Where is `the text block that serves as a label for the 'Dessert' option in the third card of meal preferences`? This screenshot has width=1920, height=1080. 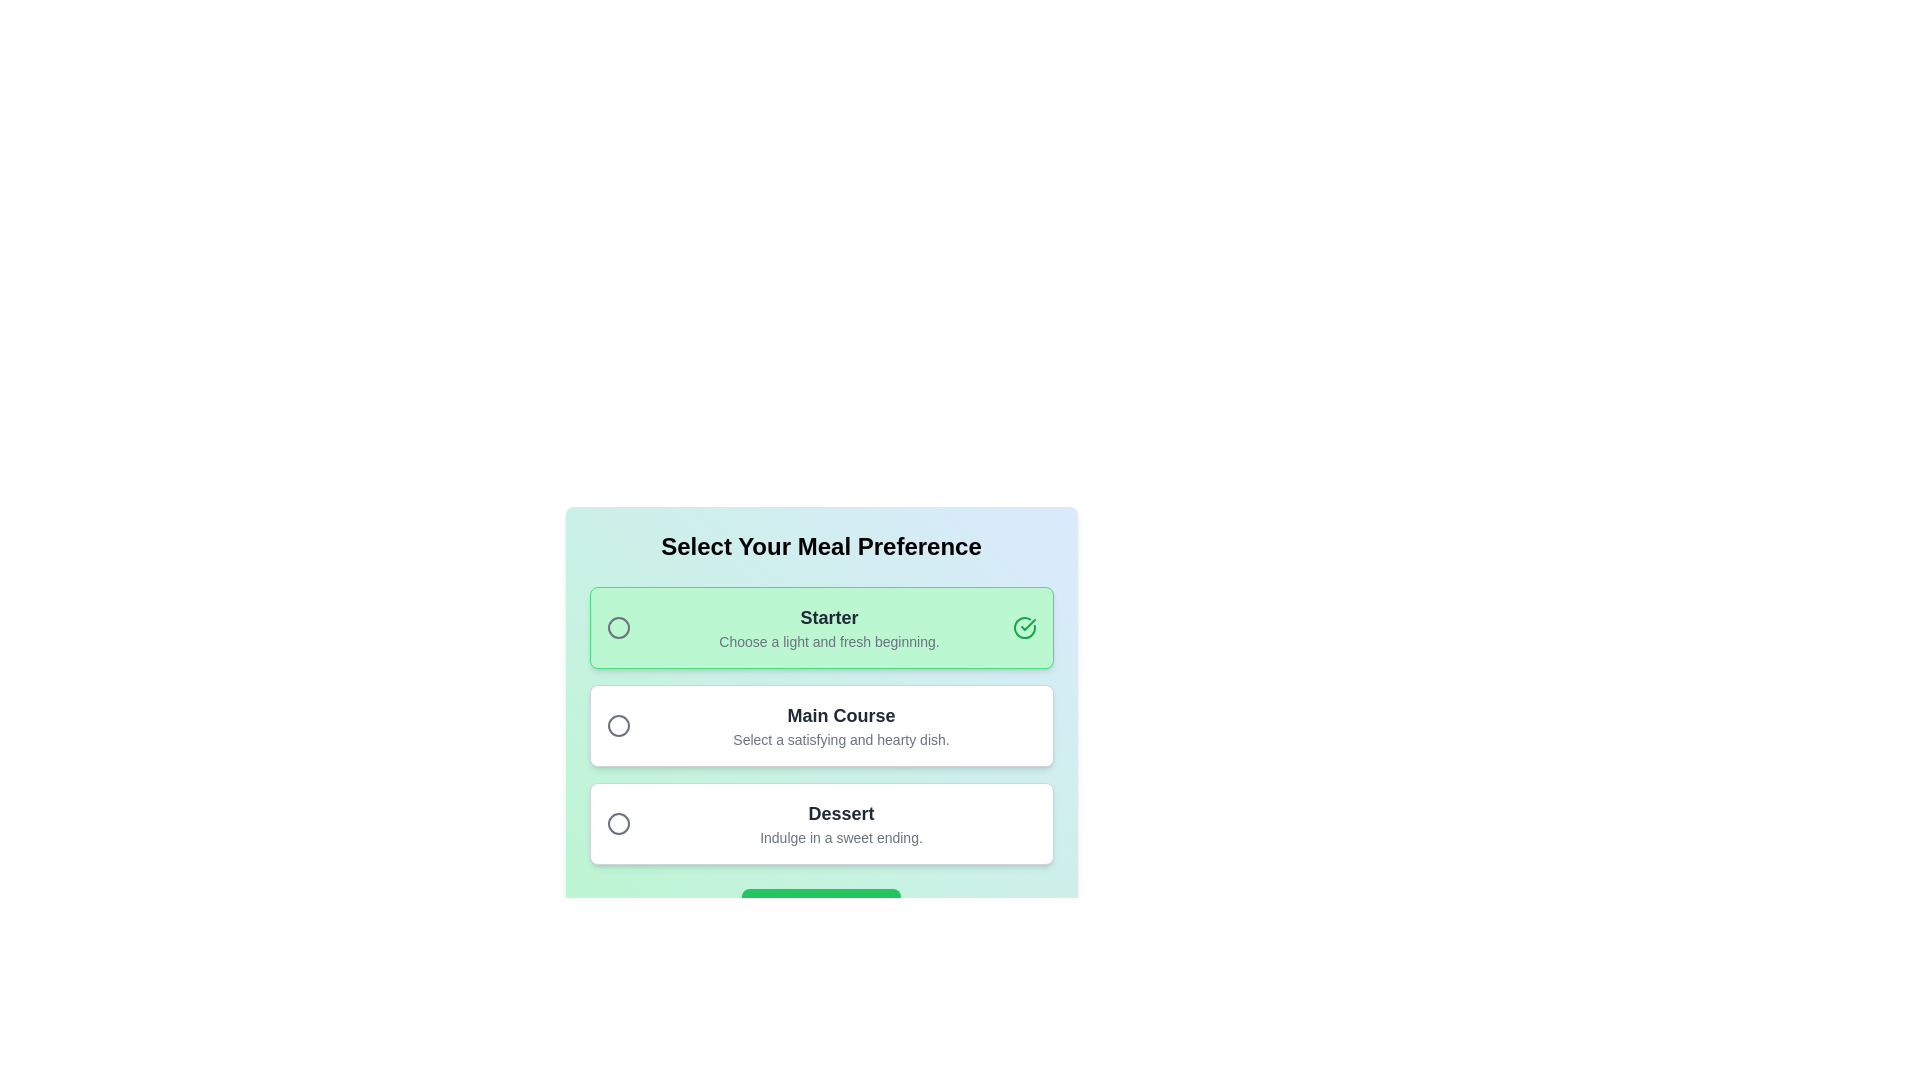 the text block that serves as a label for the 'Dessert' option in the third card of meal preferences is located at coordinates (841, 824).